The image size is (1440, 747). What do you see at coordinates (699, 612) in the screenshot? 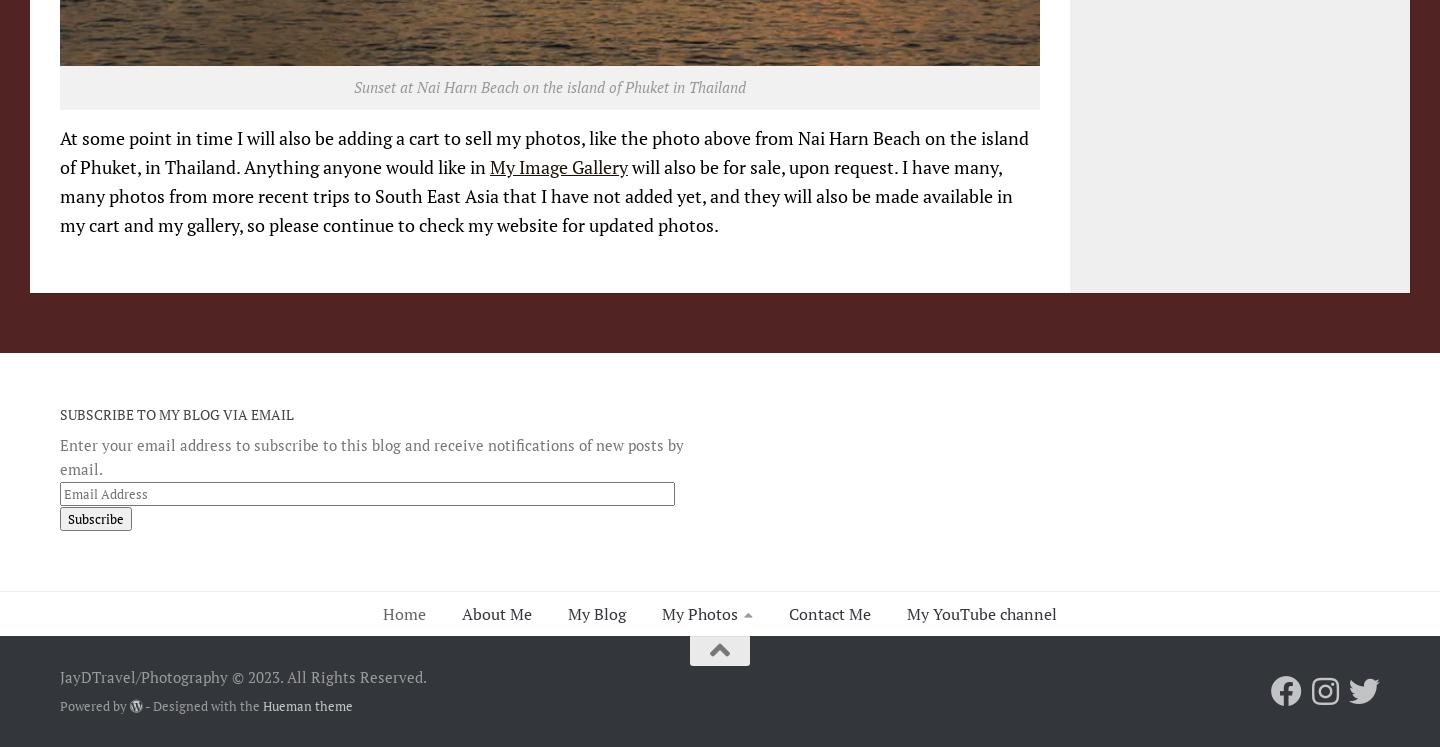
I see `'My Photos'` at bounding box center [699, 612].